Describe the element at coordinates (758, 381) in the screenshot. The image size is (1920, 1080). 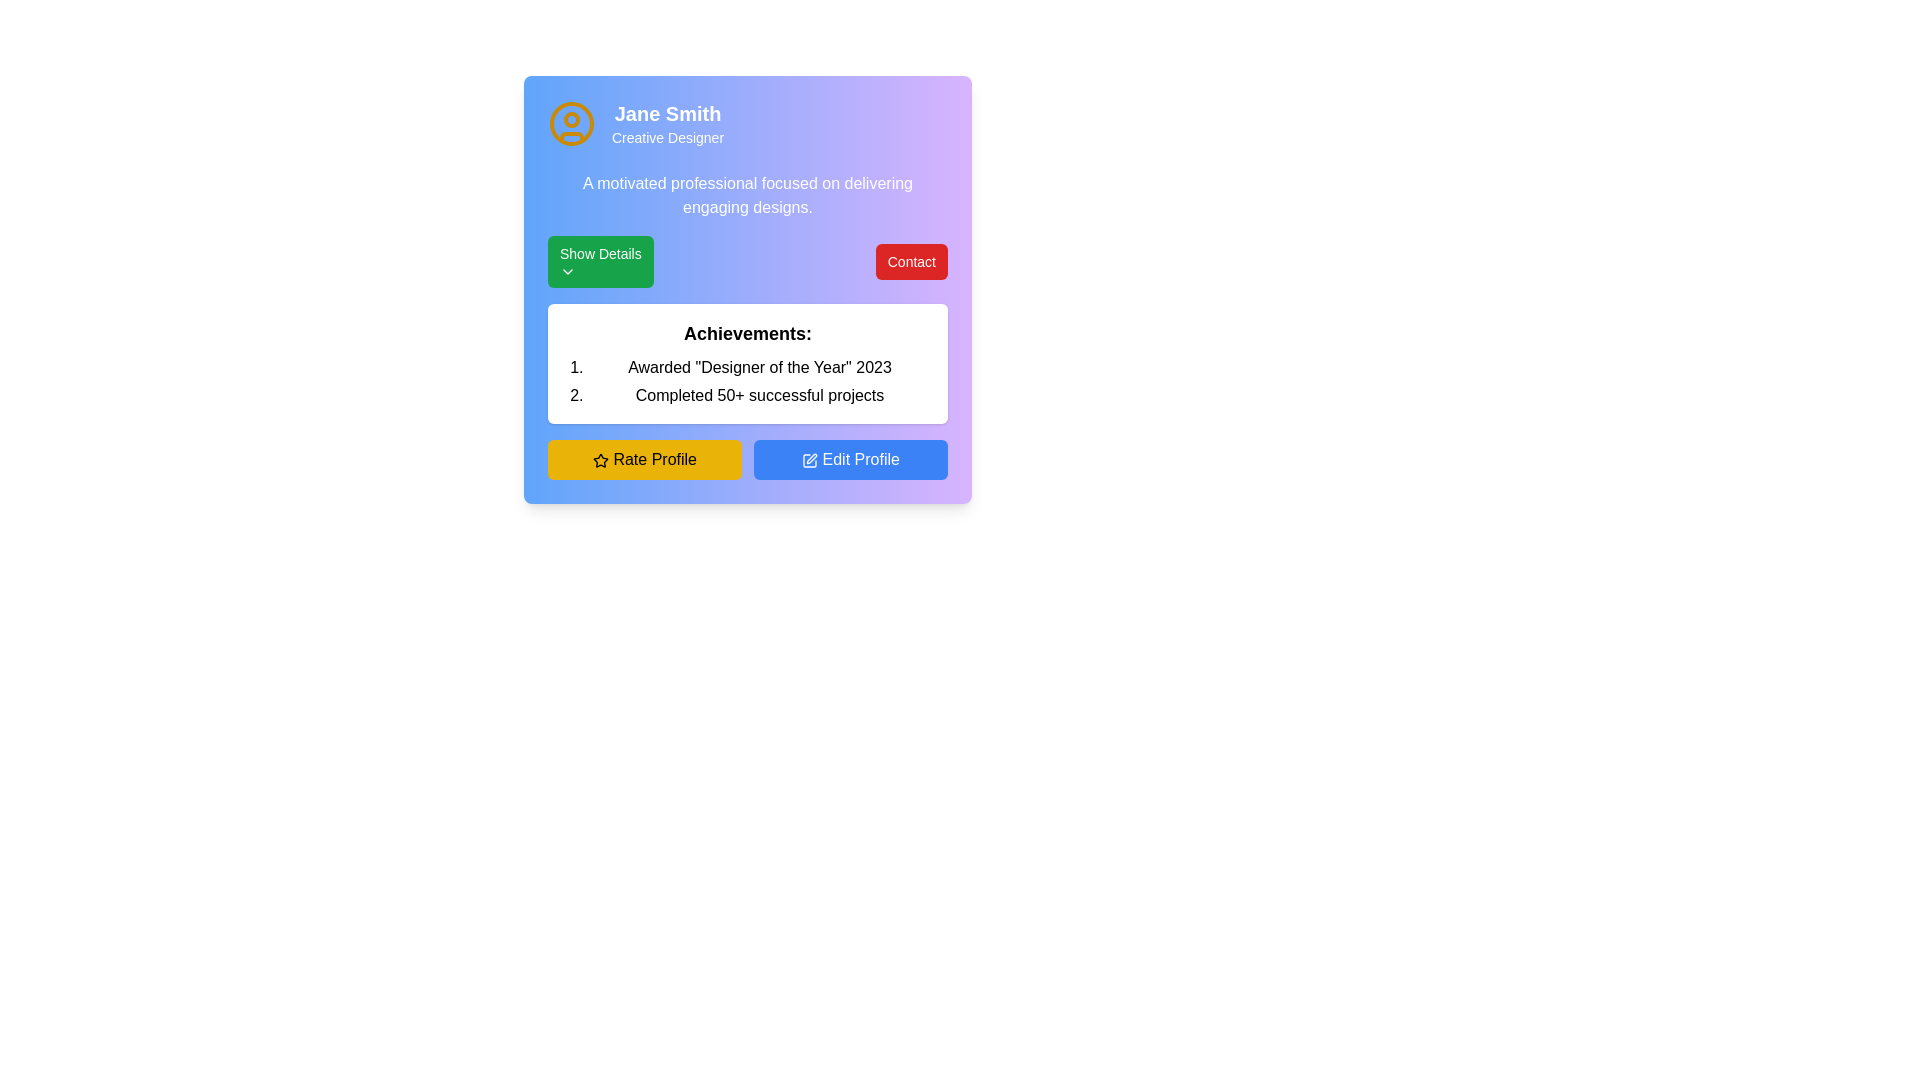
I see `the text list containing 'Awarded "Designer of the Year" 2023' and 'Completed 50+ successful projects' to copy its content` at that location.